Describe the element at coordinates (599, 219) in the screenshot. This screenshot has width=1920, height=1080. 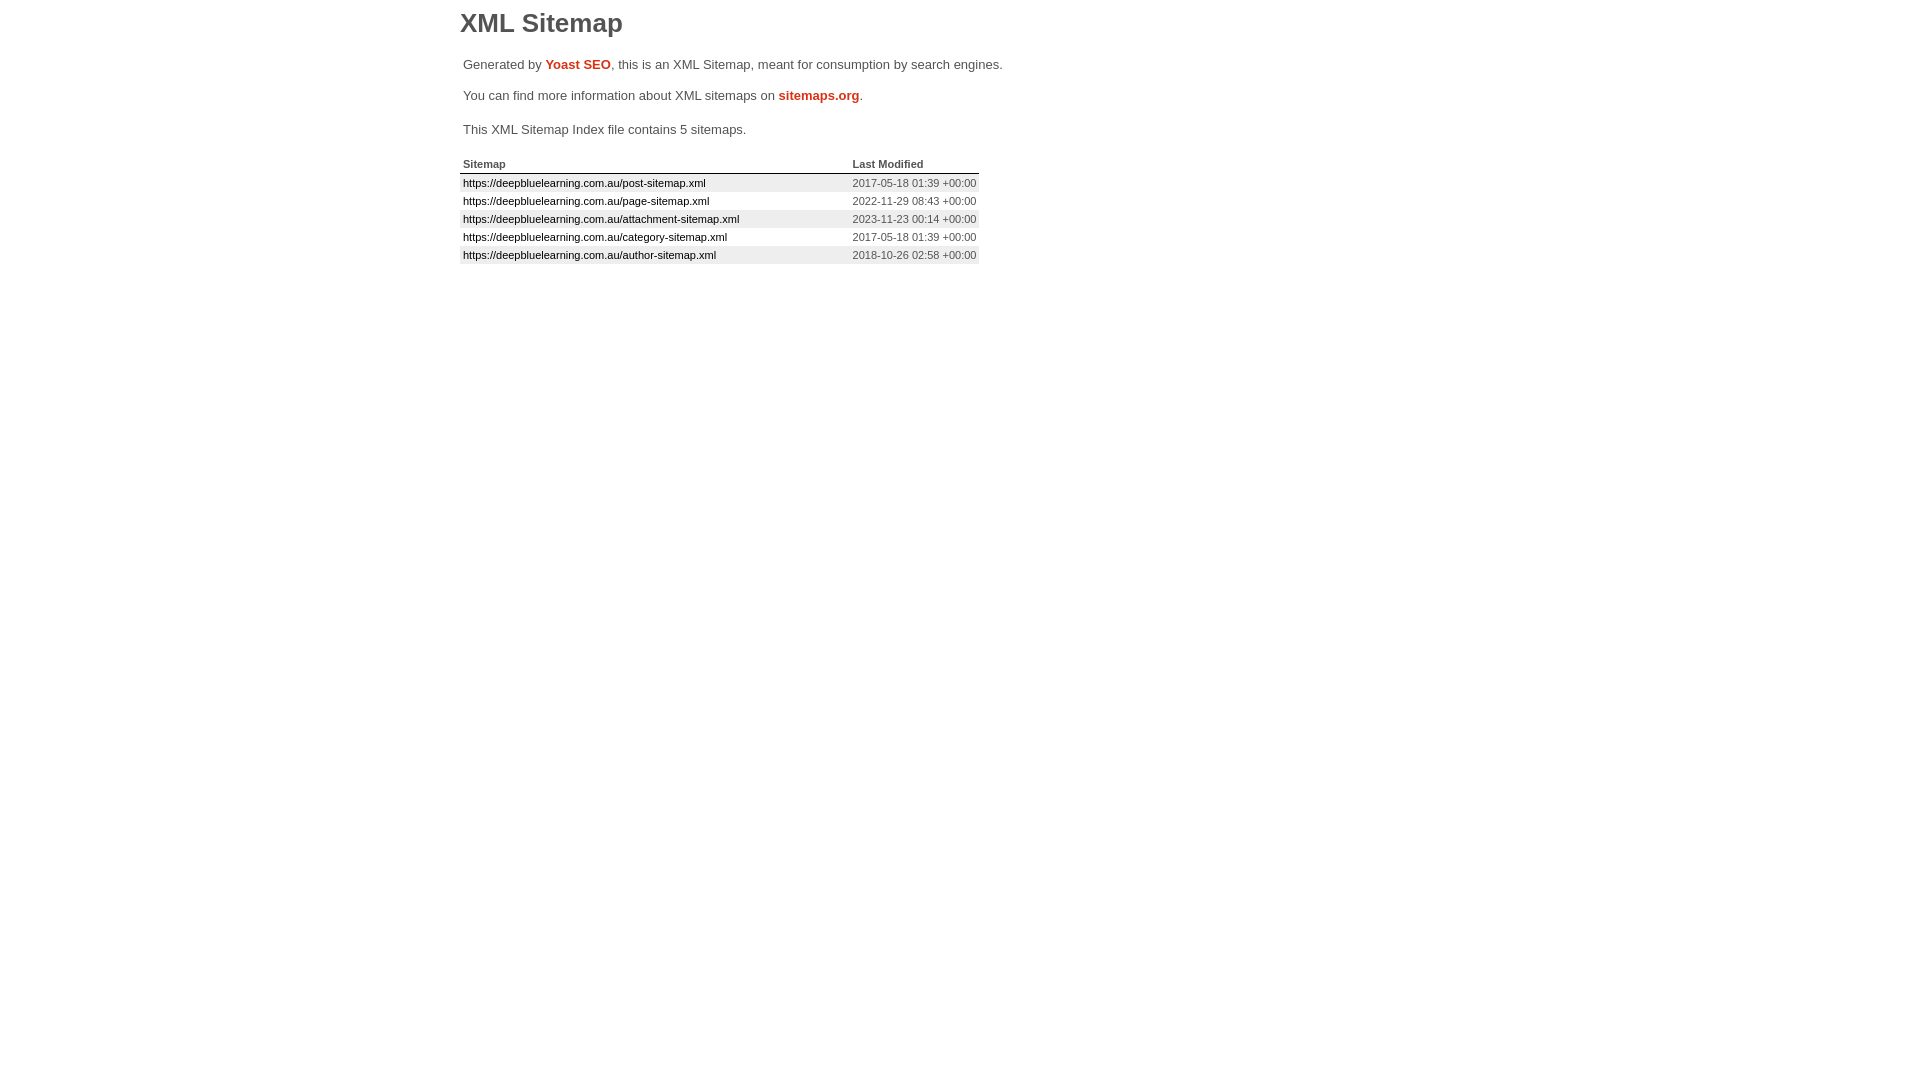
I see `'https://deepbluelearning.com.au/attachment-sitemap.xml'` at that location.